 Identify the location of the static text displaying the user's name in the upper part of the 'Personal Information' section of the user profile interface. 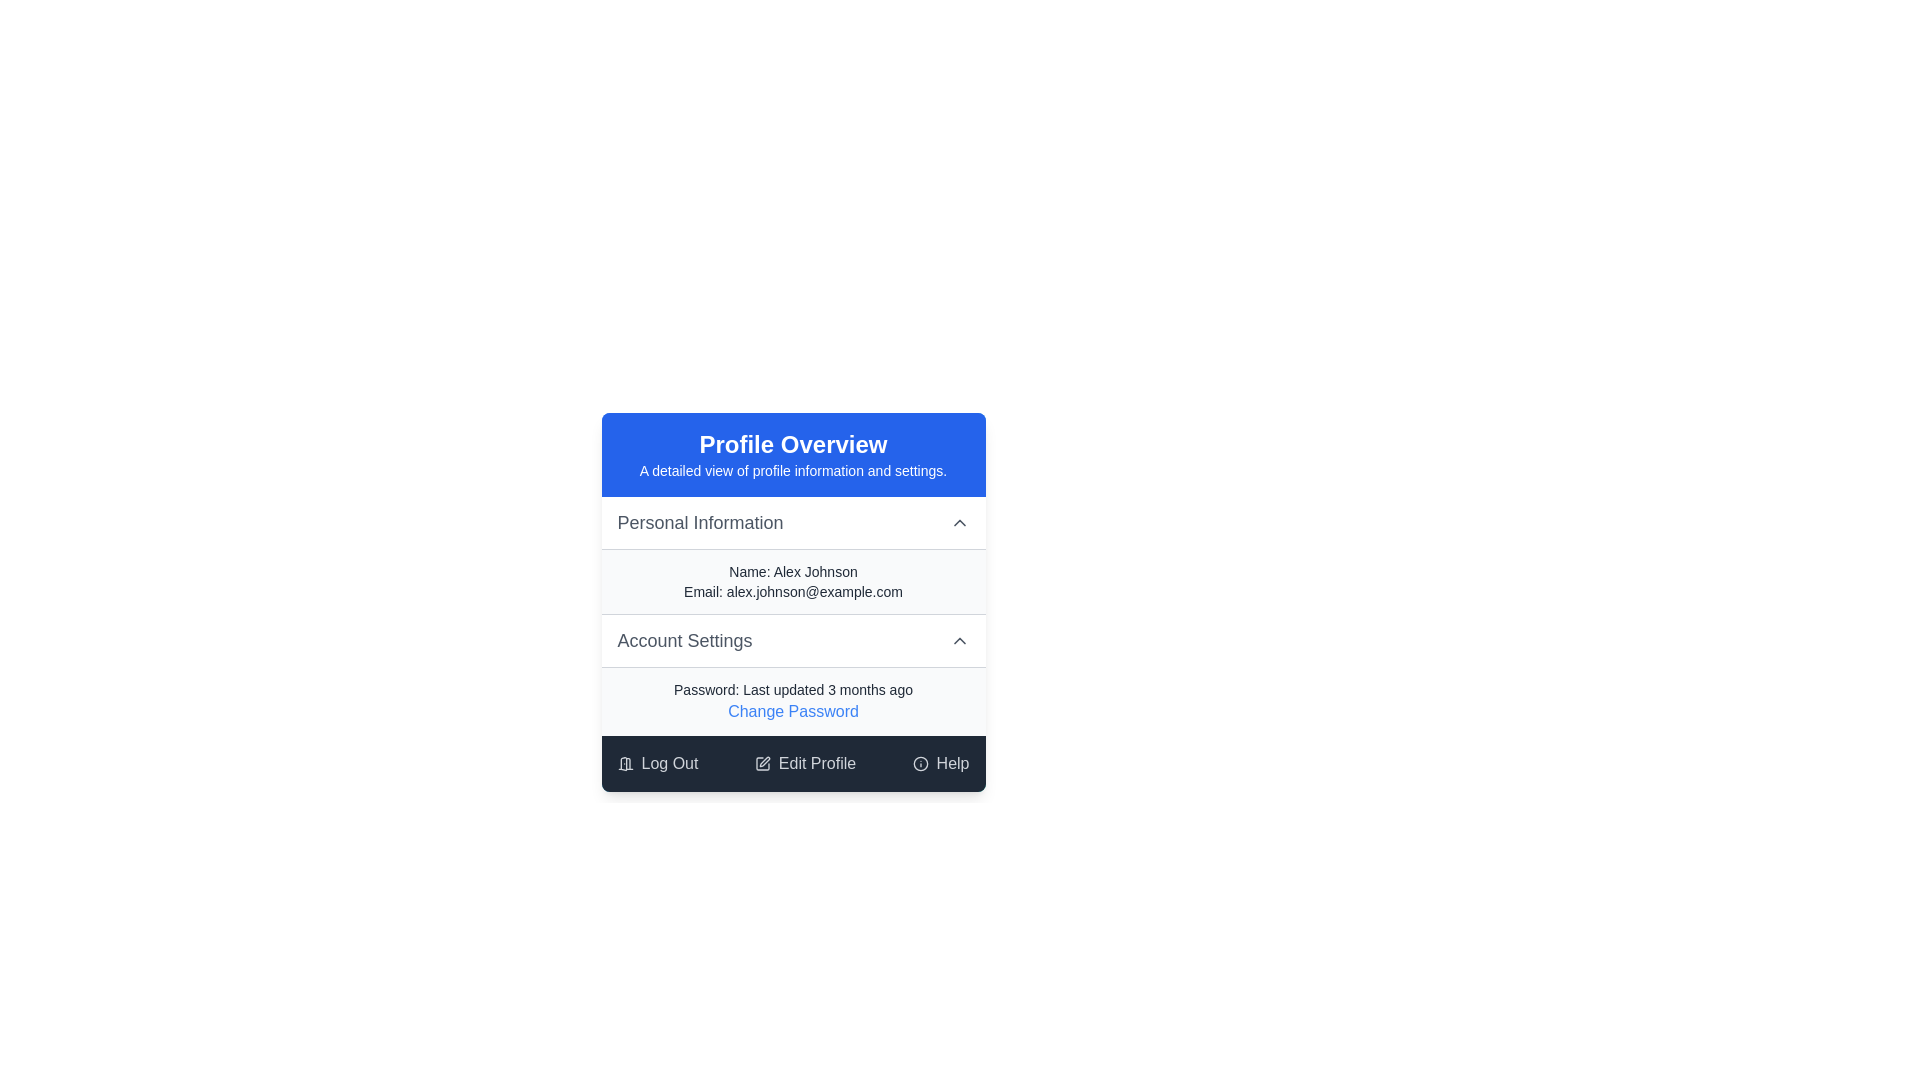
(792, 571).